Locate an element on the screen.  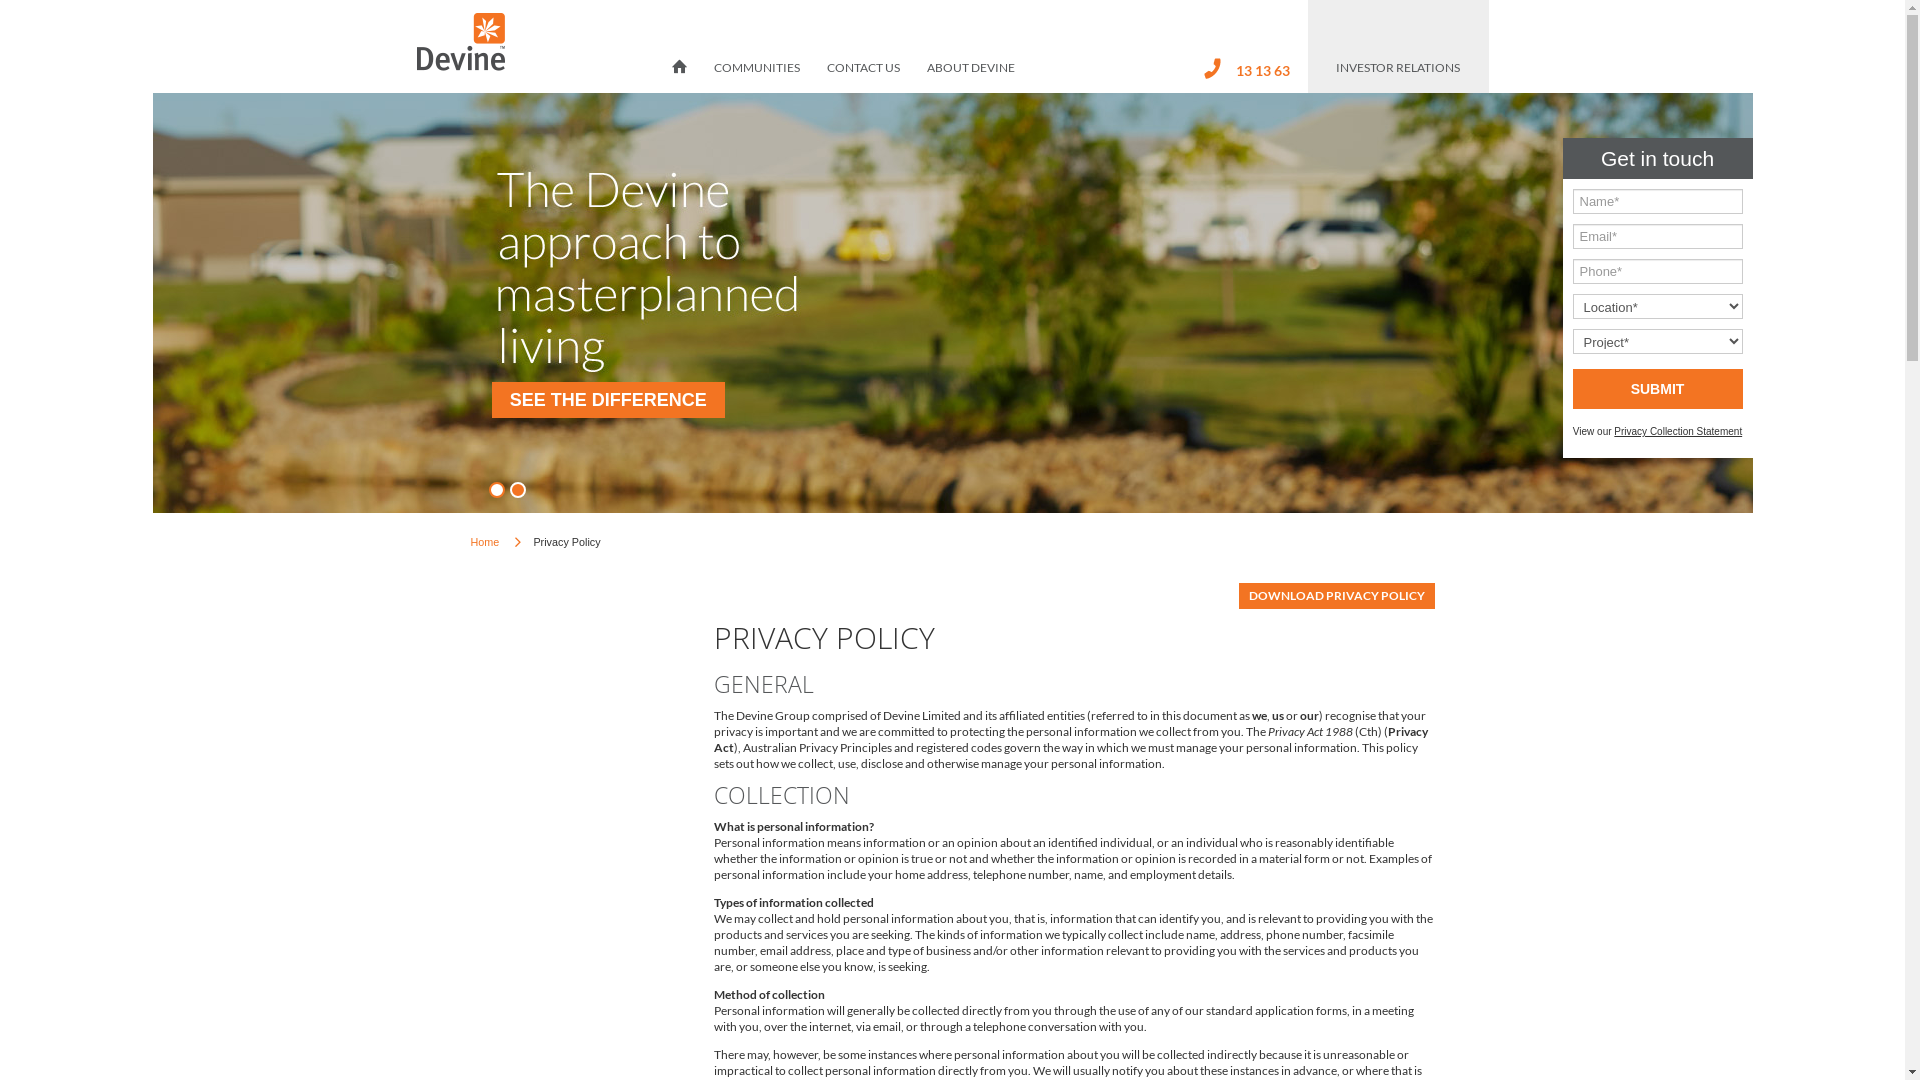
'INVESTOR RELATIONS' is located at coordinates (1308, 72).